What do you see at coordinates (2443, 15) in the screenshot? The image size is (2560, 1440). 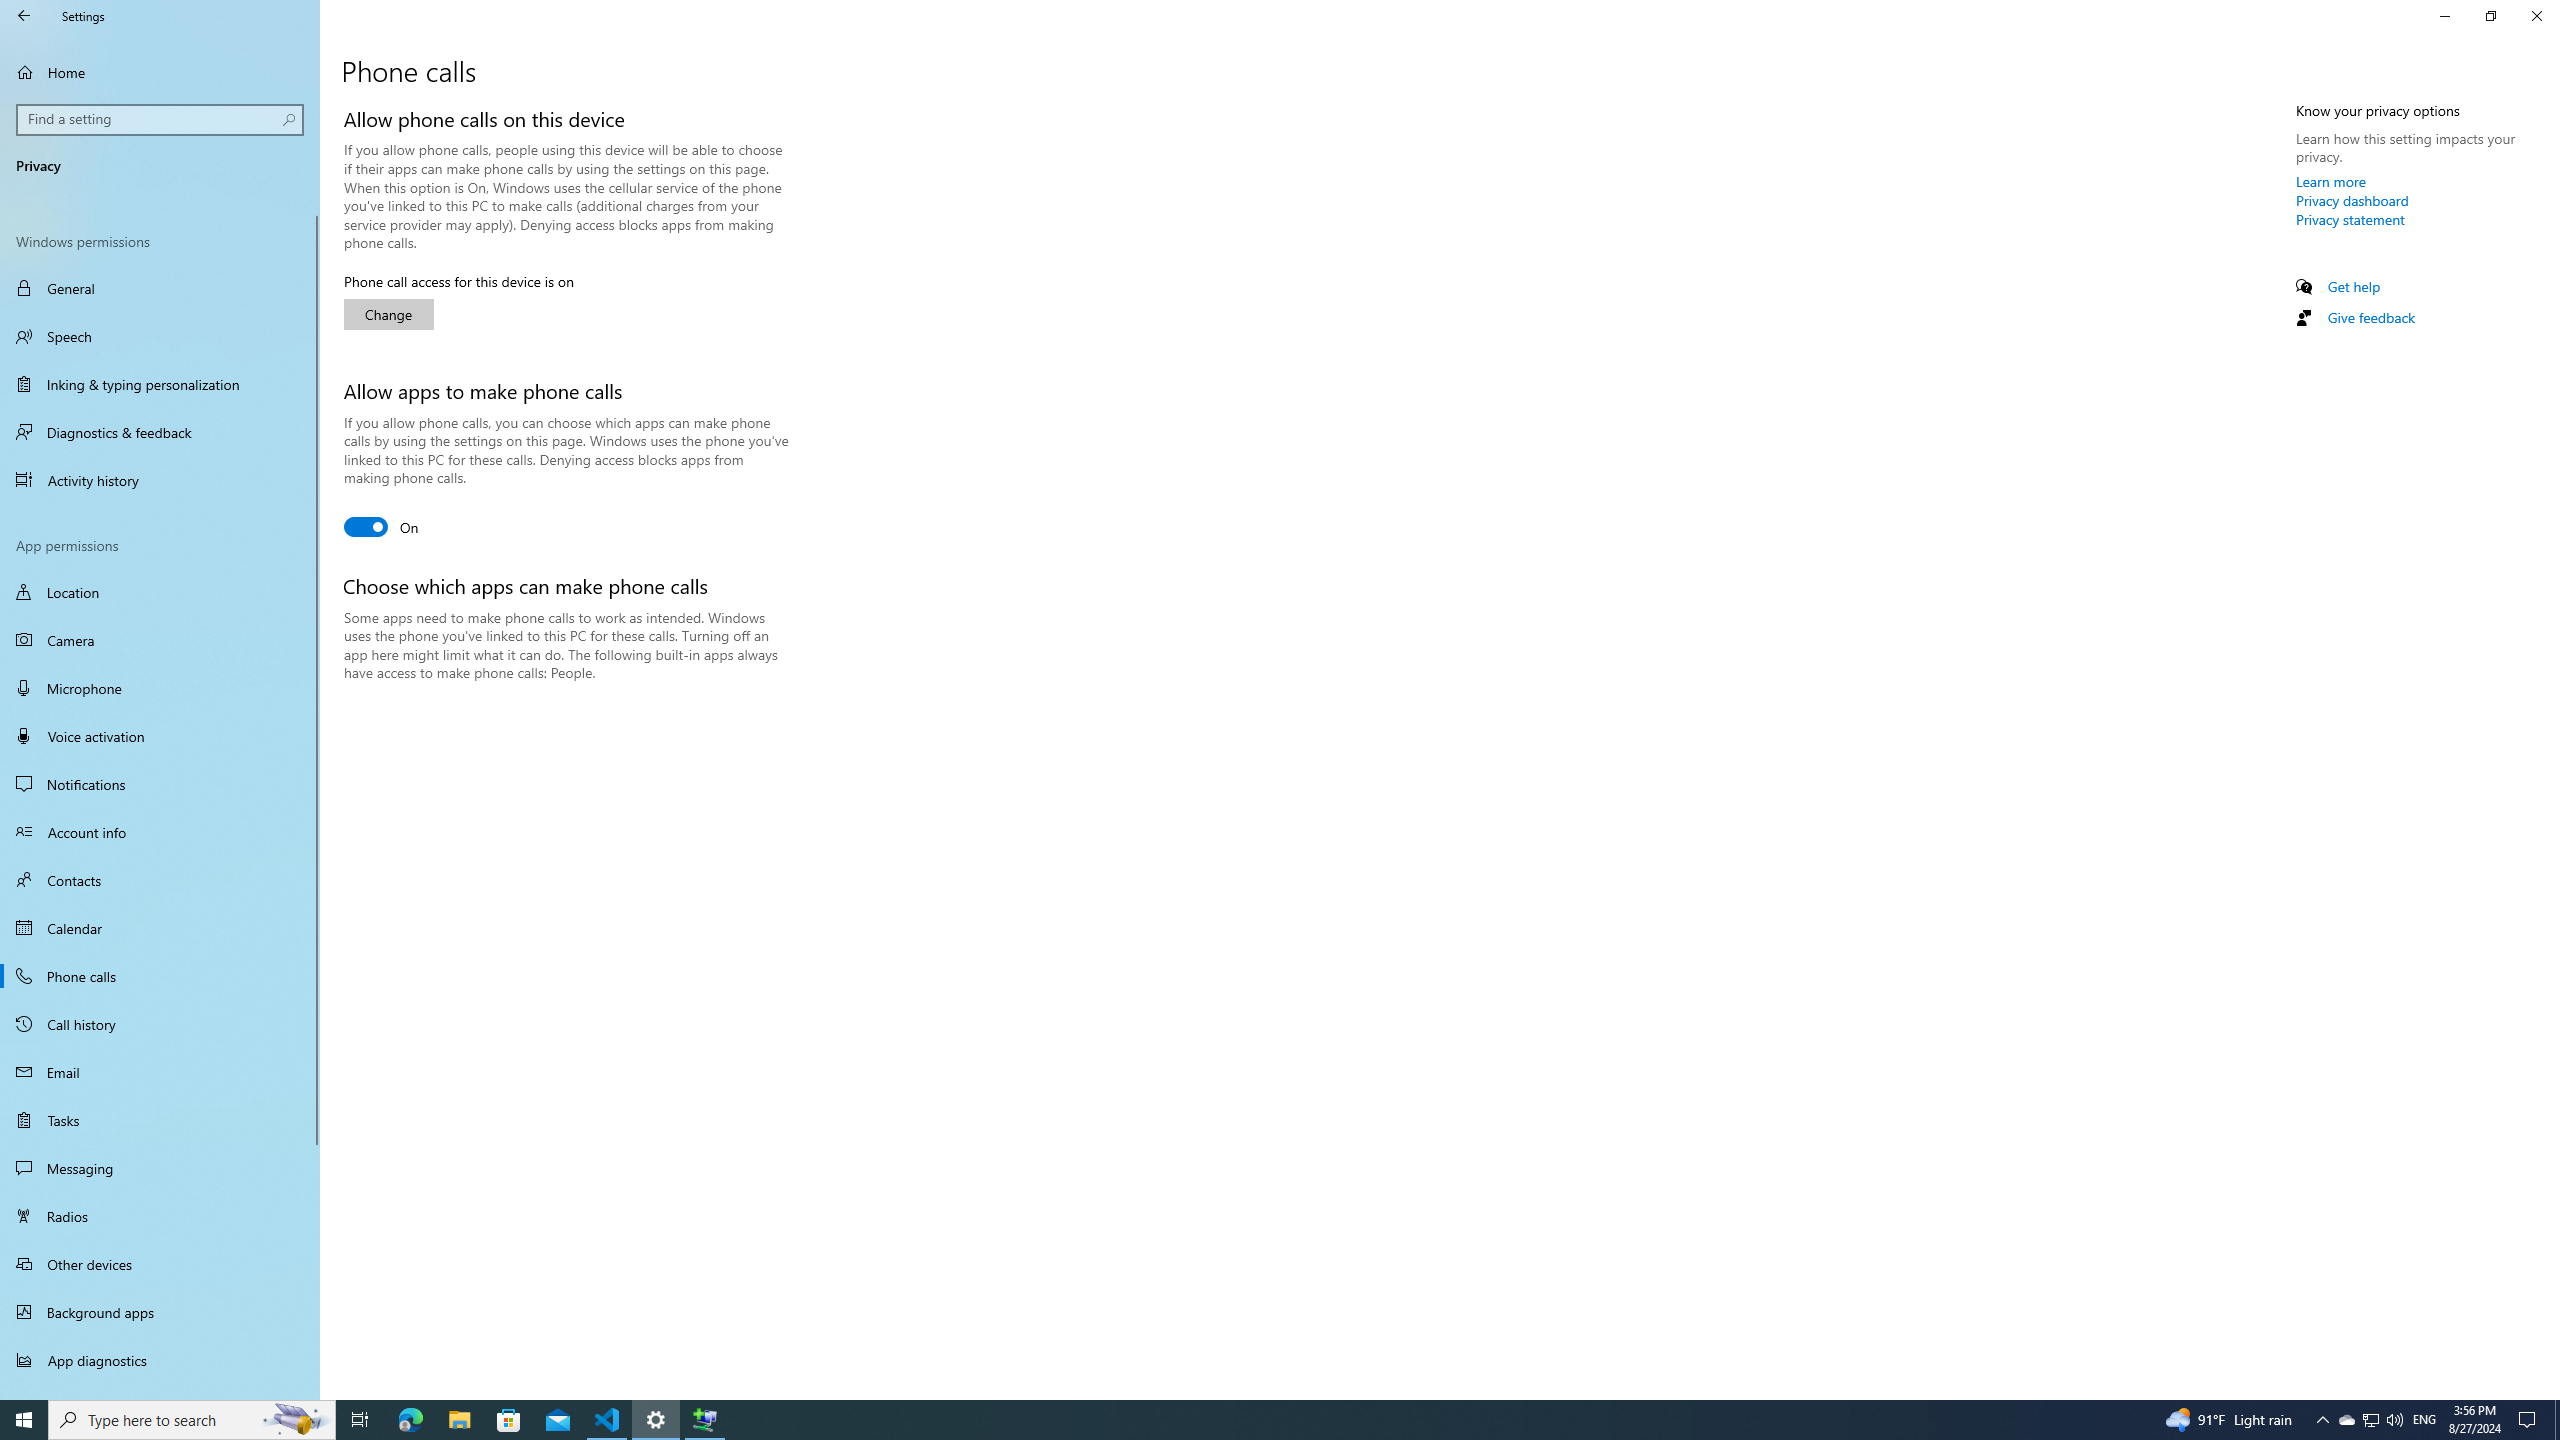 I see `'Minimize Settings'` at bounding box center [2443, 15].